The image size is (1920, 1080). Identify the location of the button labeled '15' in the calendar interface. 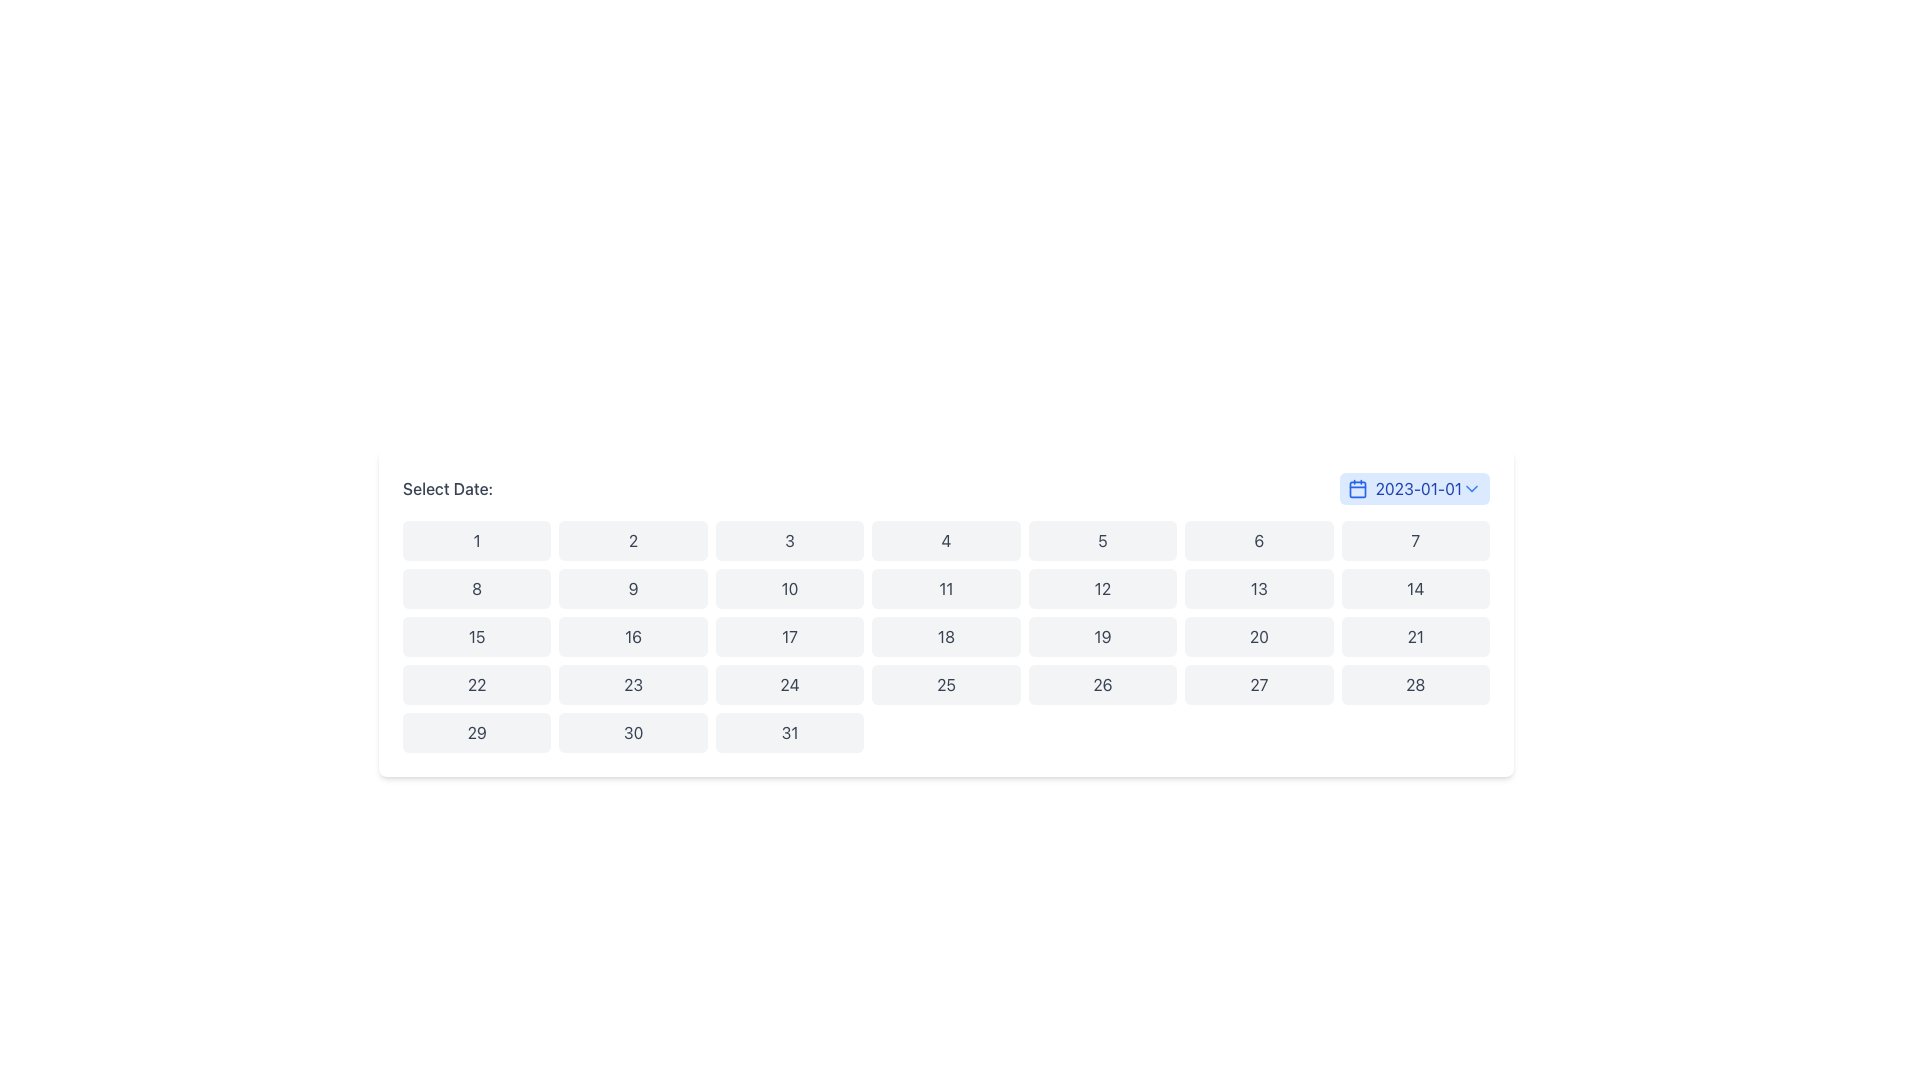
(476, 636).